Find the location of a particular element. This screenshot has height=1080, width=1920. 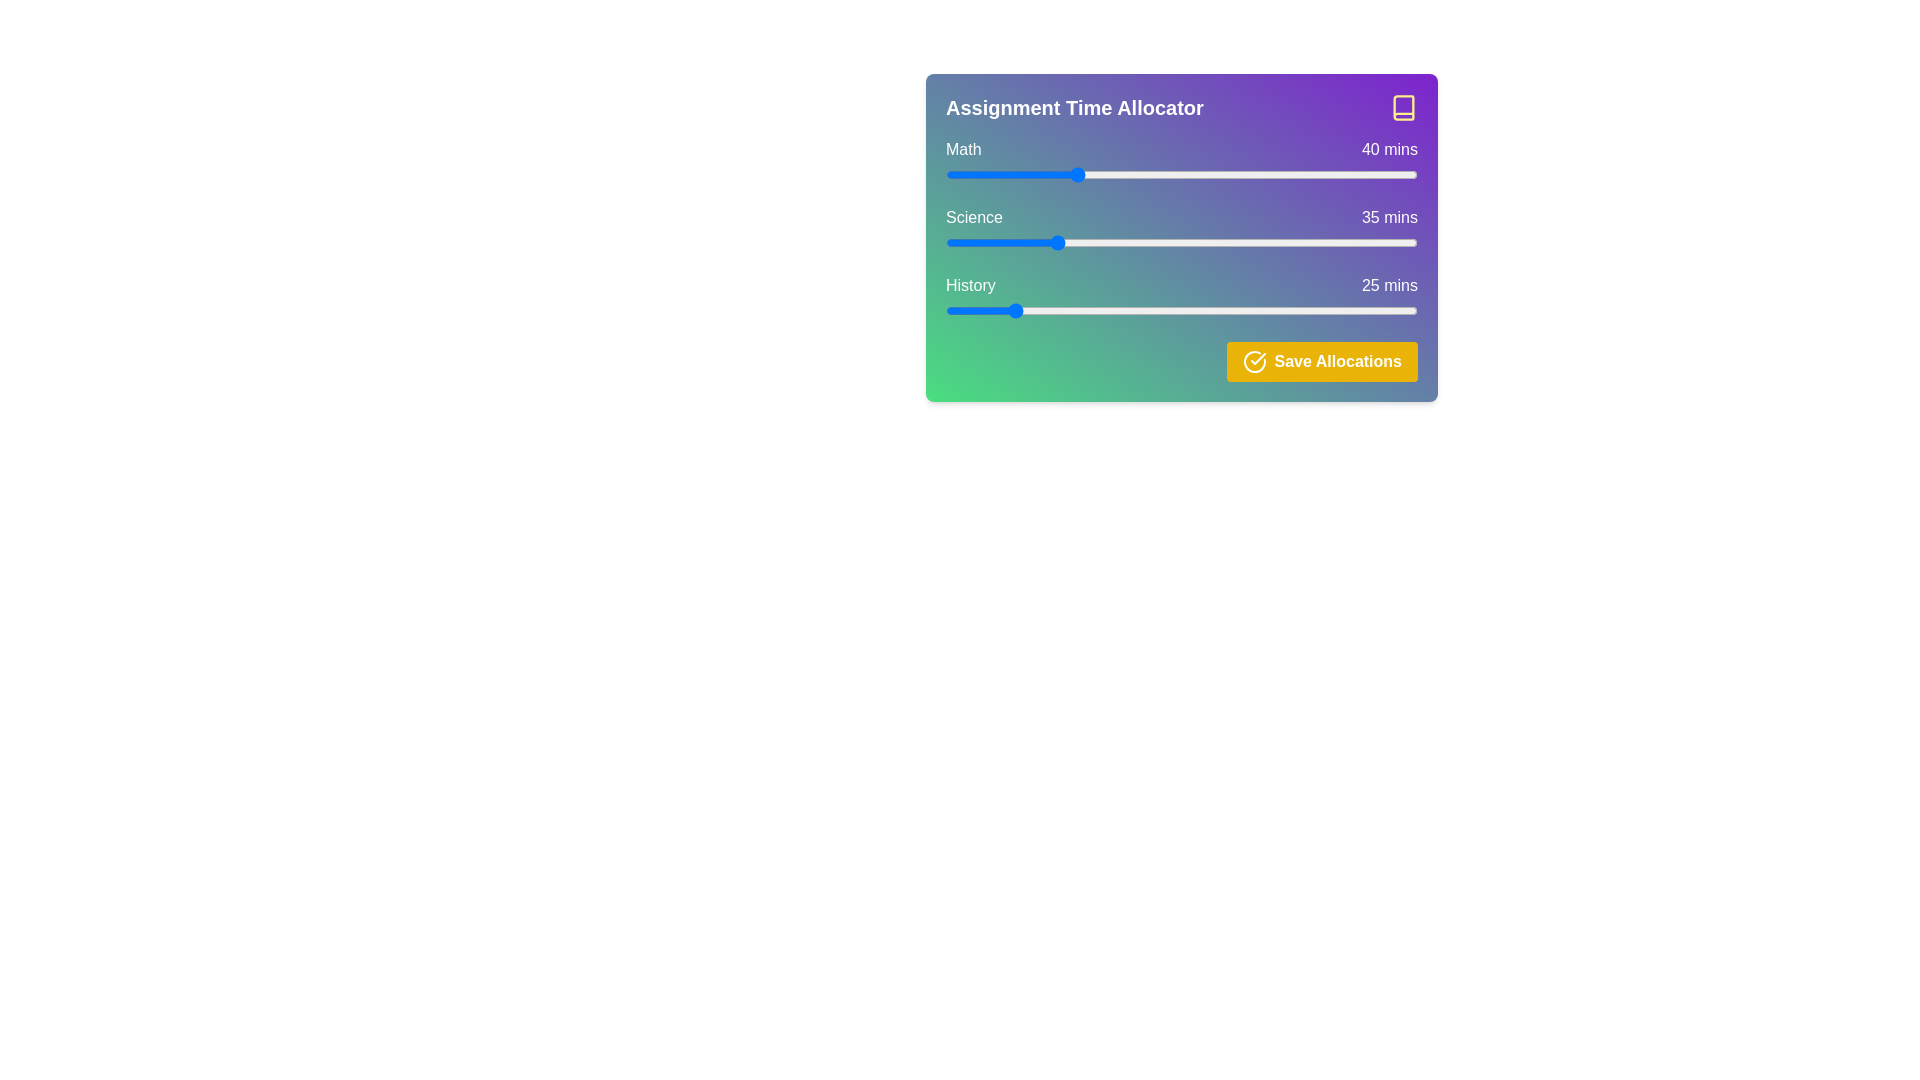

the history allocation time is located at coordinates (971, 311).